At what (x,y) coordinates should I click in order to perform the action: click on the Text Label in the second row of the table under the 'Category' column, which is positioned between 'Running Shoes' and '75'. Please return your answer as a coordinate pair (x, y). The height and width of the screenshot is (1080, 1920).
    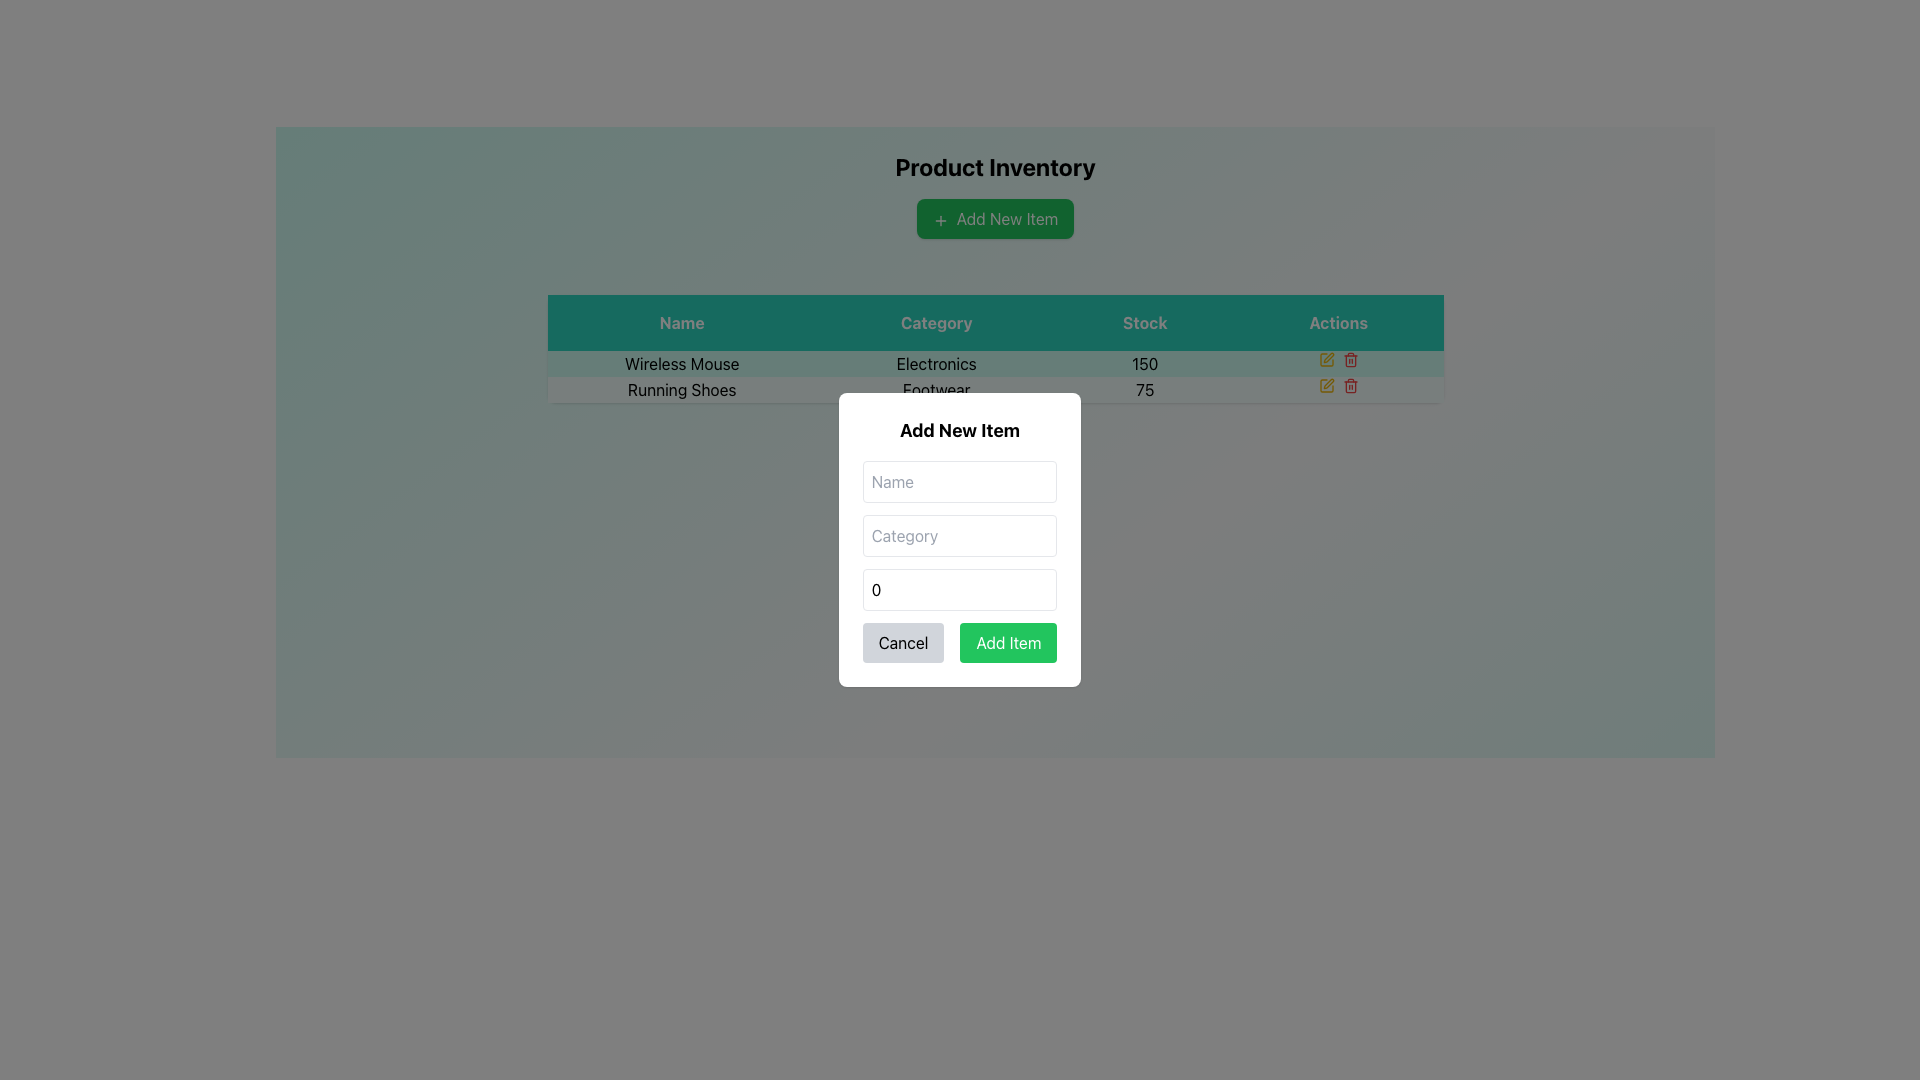
    Looking at the image, I should click on (935, 389).